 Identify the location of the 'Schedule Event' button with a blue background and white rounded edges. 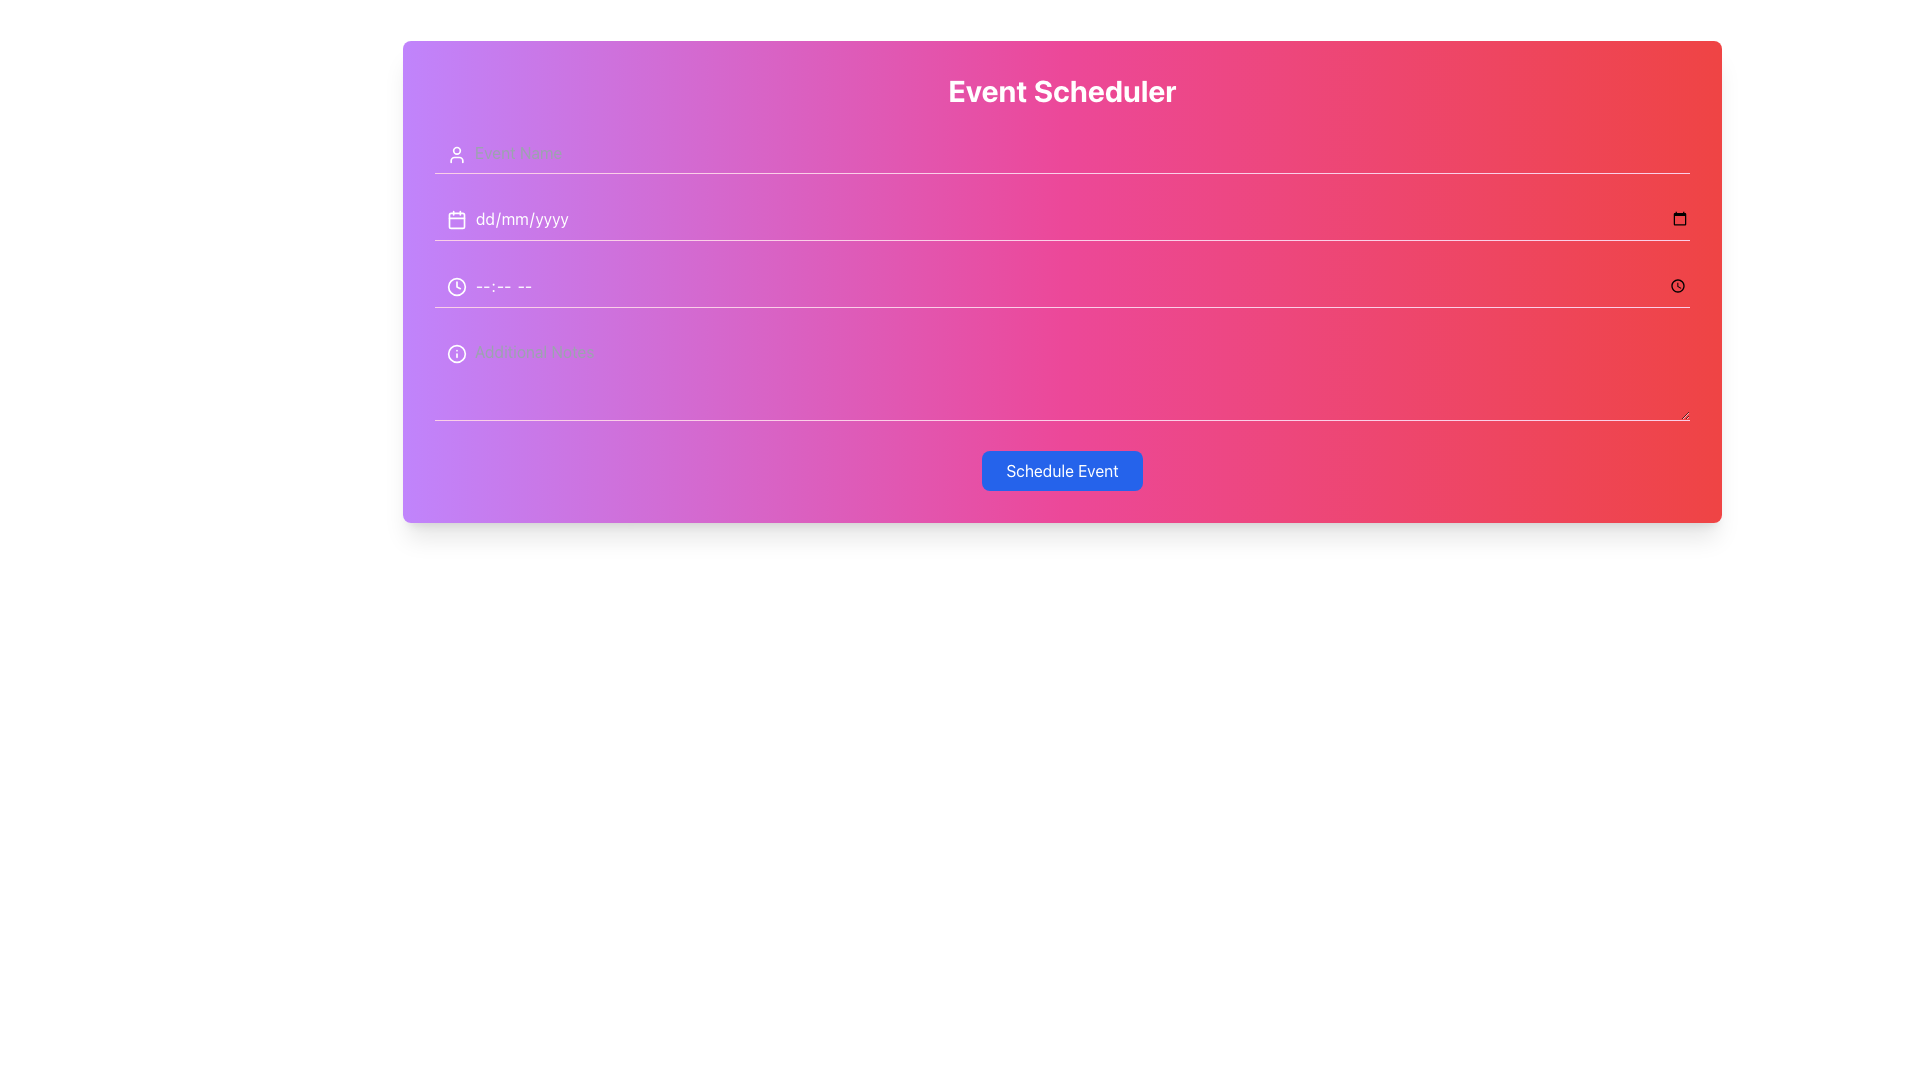
(1061, 470).